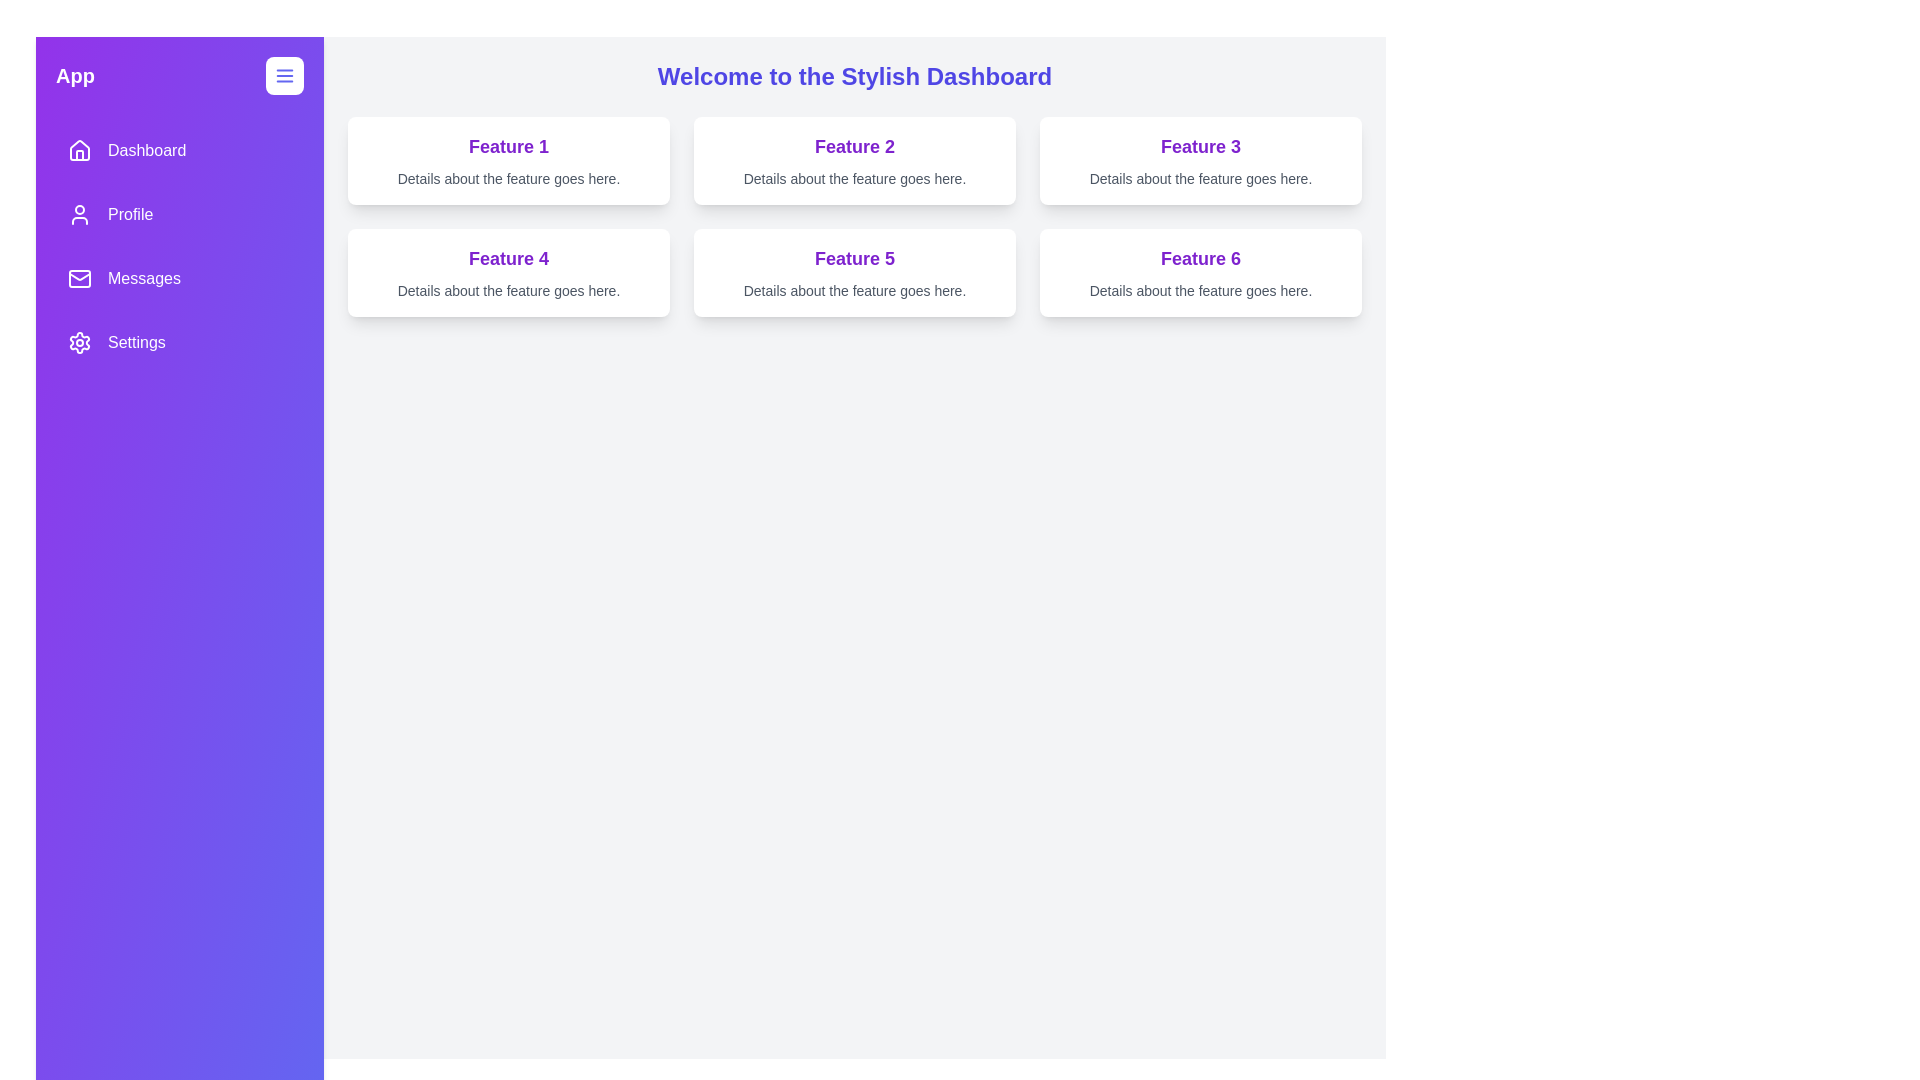  Describe the element at coordinates (129, 215) in the screenshot. I see `the 'Profile' text label, which is the second item in the vertical menu list on the left panel` at that location.